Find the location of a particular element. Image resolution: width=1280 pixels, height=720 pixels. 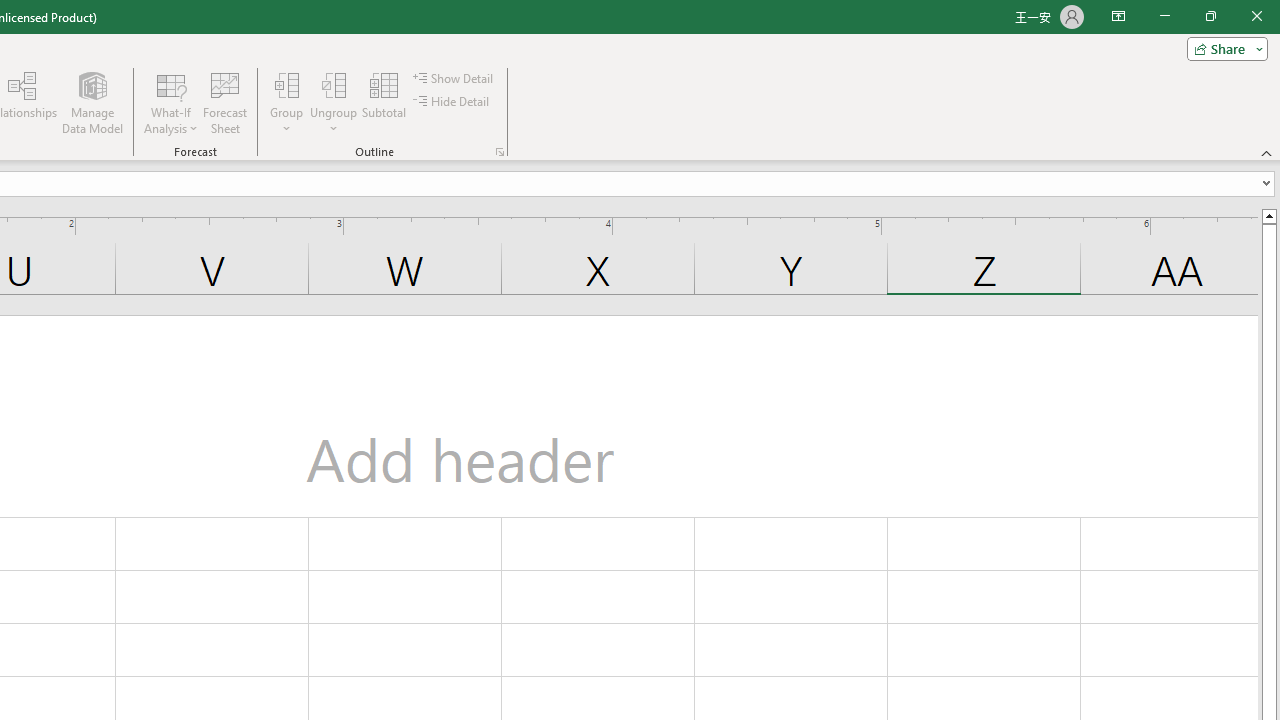

'Group...' is located at coordinates (286, 84).